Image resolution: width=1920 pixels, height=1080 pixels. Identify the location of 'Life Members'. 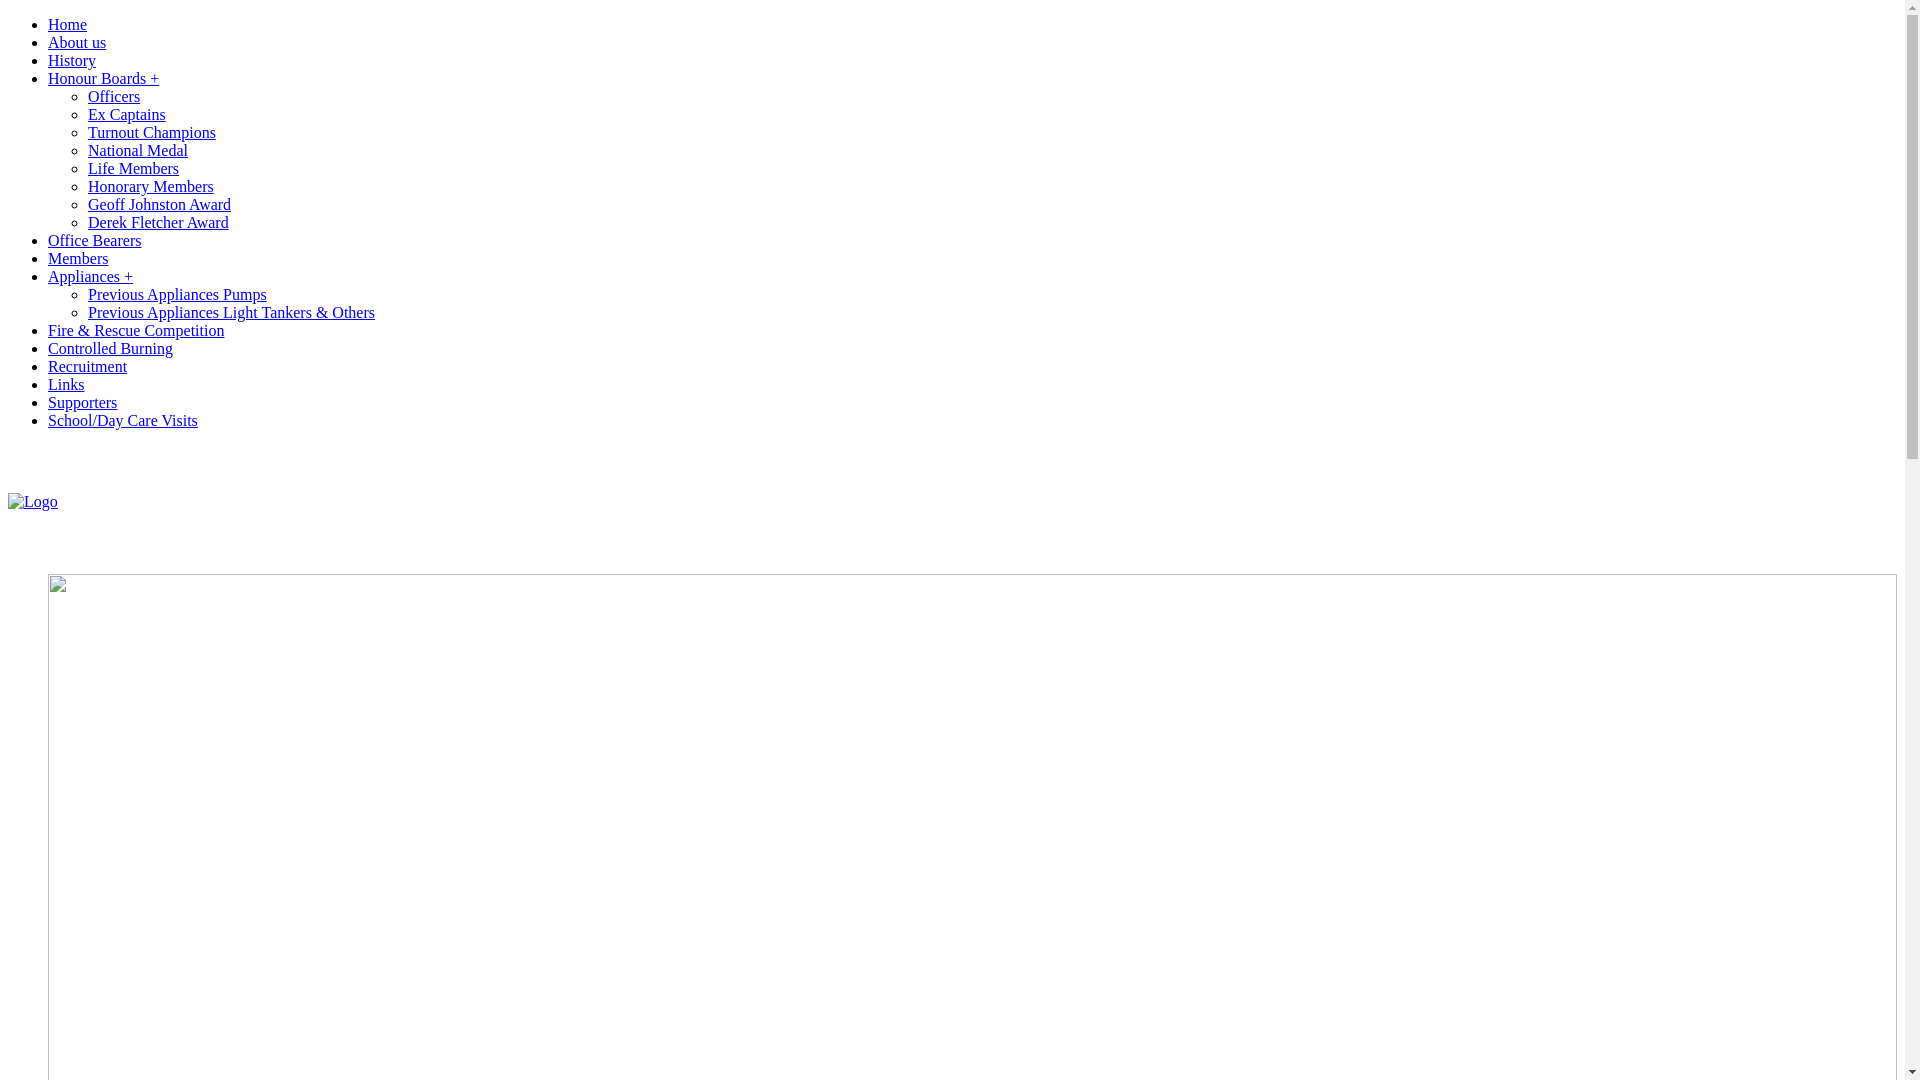
(132, 167).